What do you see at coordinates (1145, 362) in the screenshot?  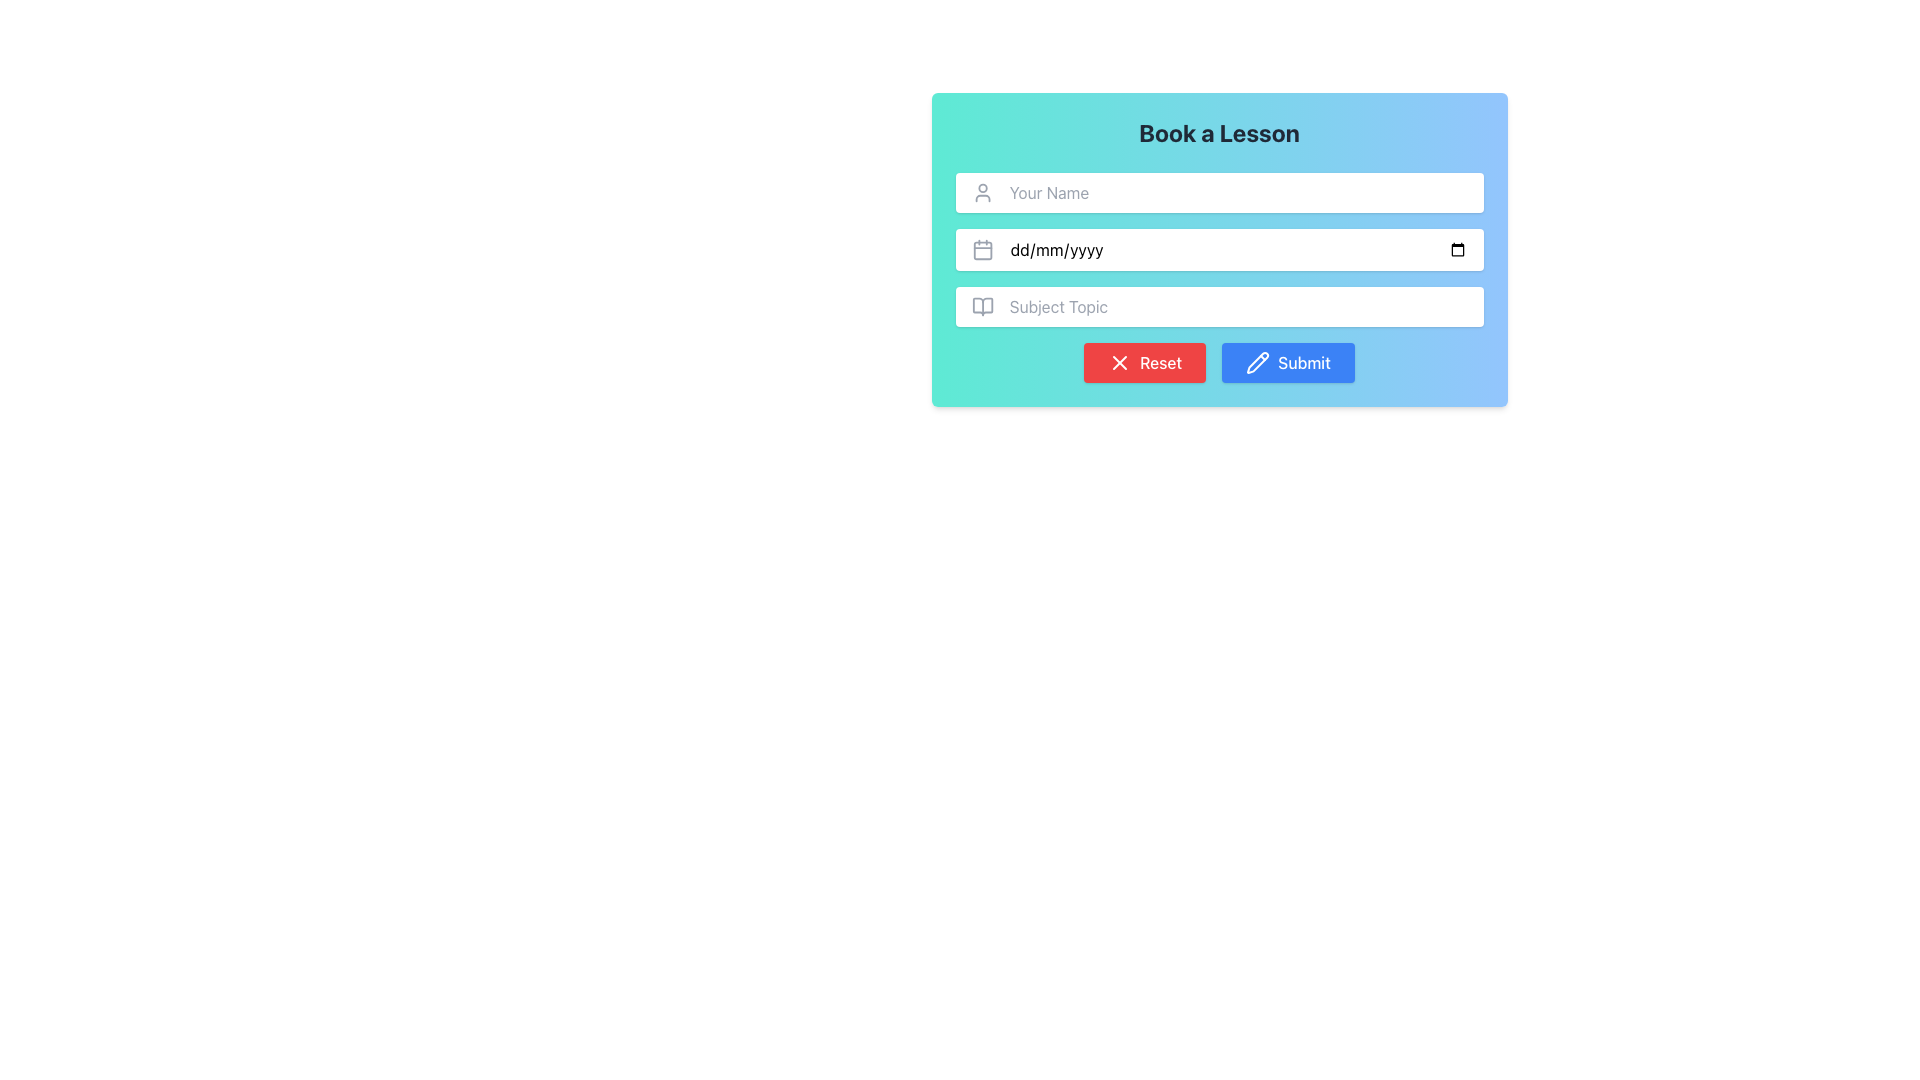 I see `the red 'Reset' button with white text` at bounding box center [1145, 362].